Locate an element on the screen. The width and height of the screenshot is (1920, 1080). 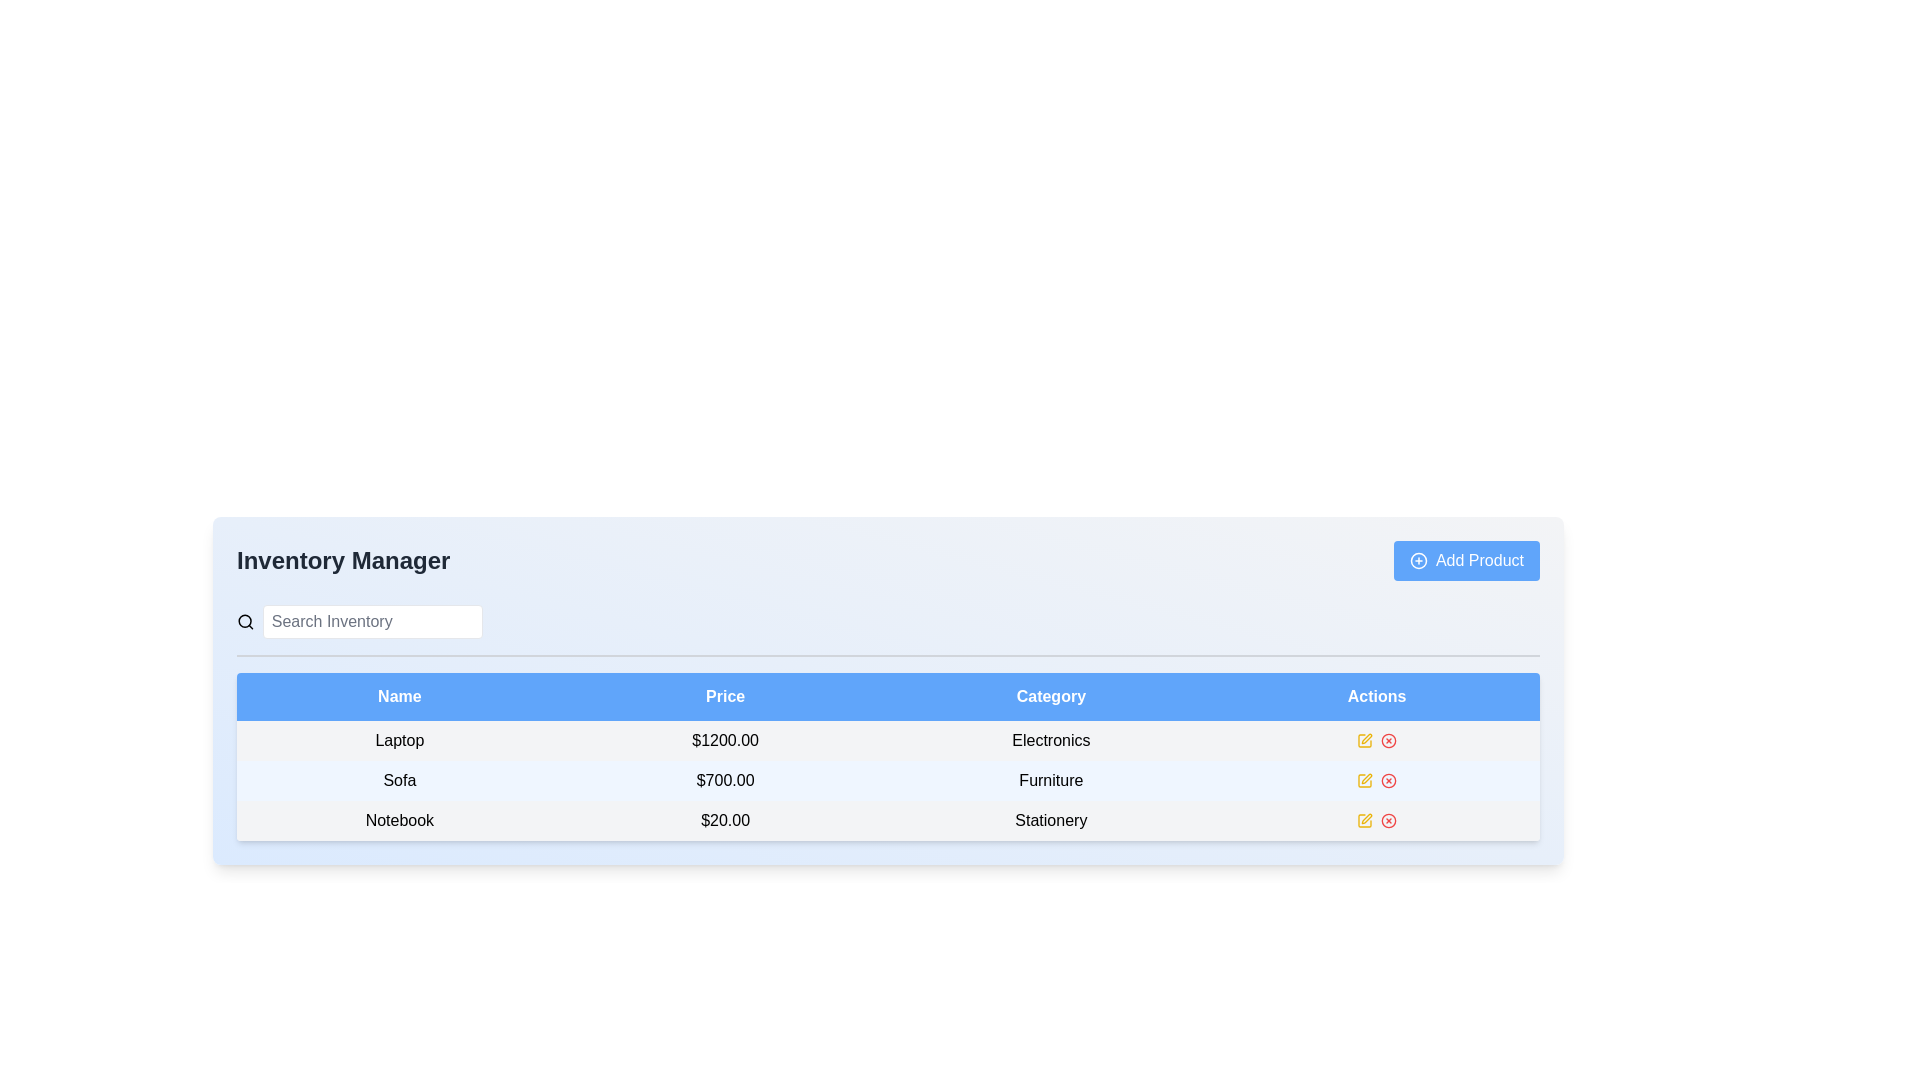
the edit icon in the 'Actions' column of the last row of the table, which resembles a pen and is the first icon for the 'Notebook' row is located at coordinates (1364, 821).